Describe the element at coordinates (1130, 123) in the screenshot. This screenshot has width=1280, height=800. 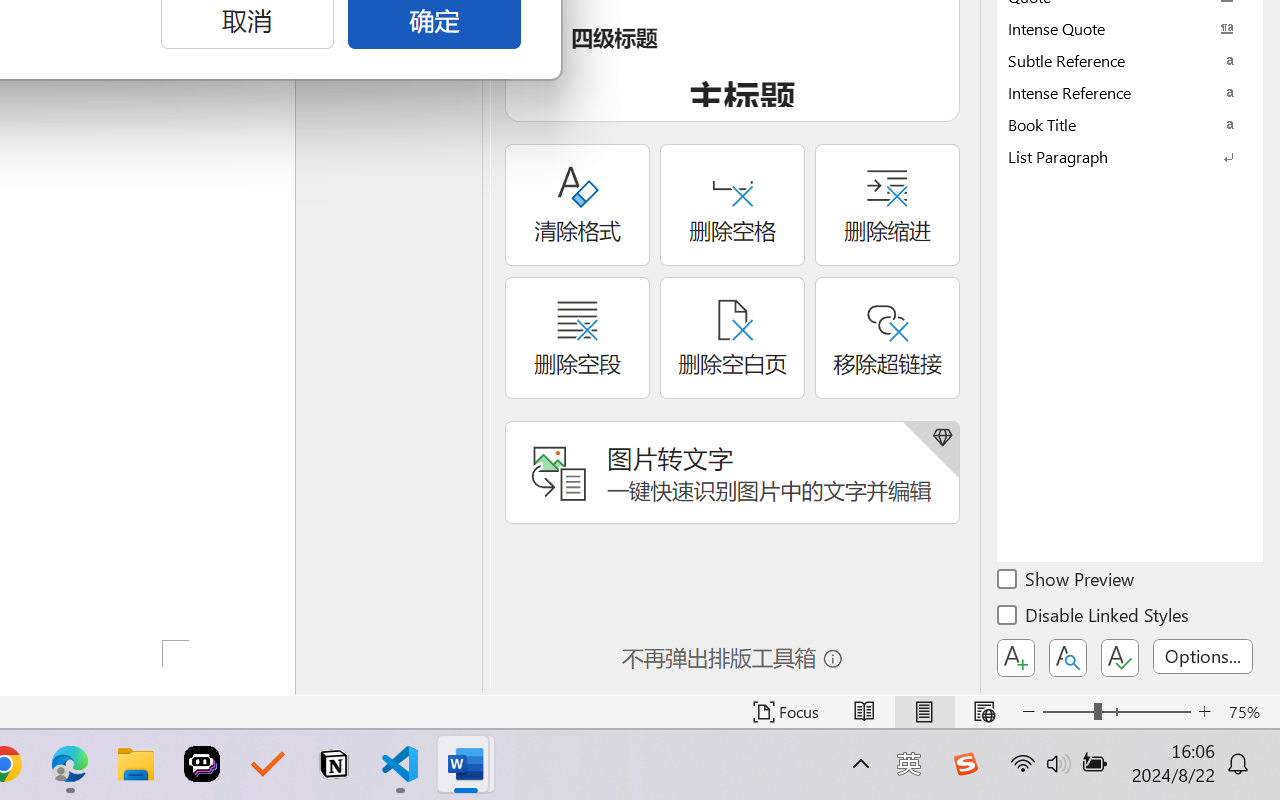
I see `'Book Title'` at that location.